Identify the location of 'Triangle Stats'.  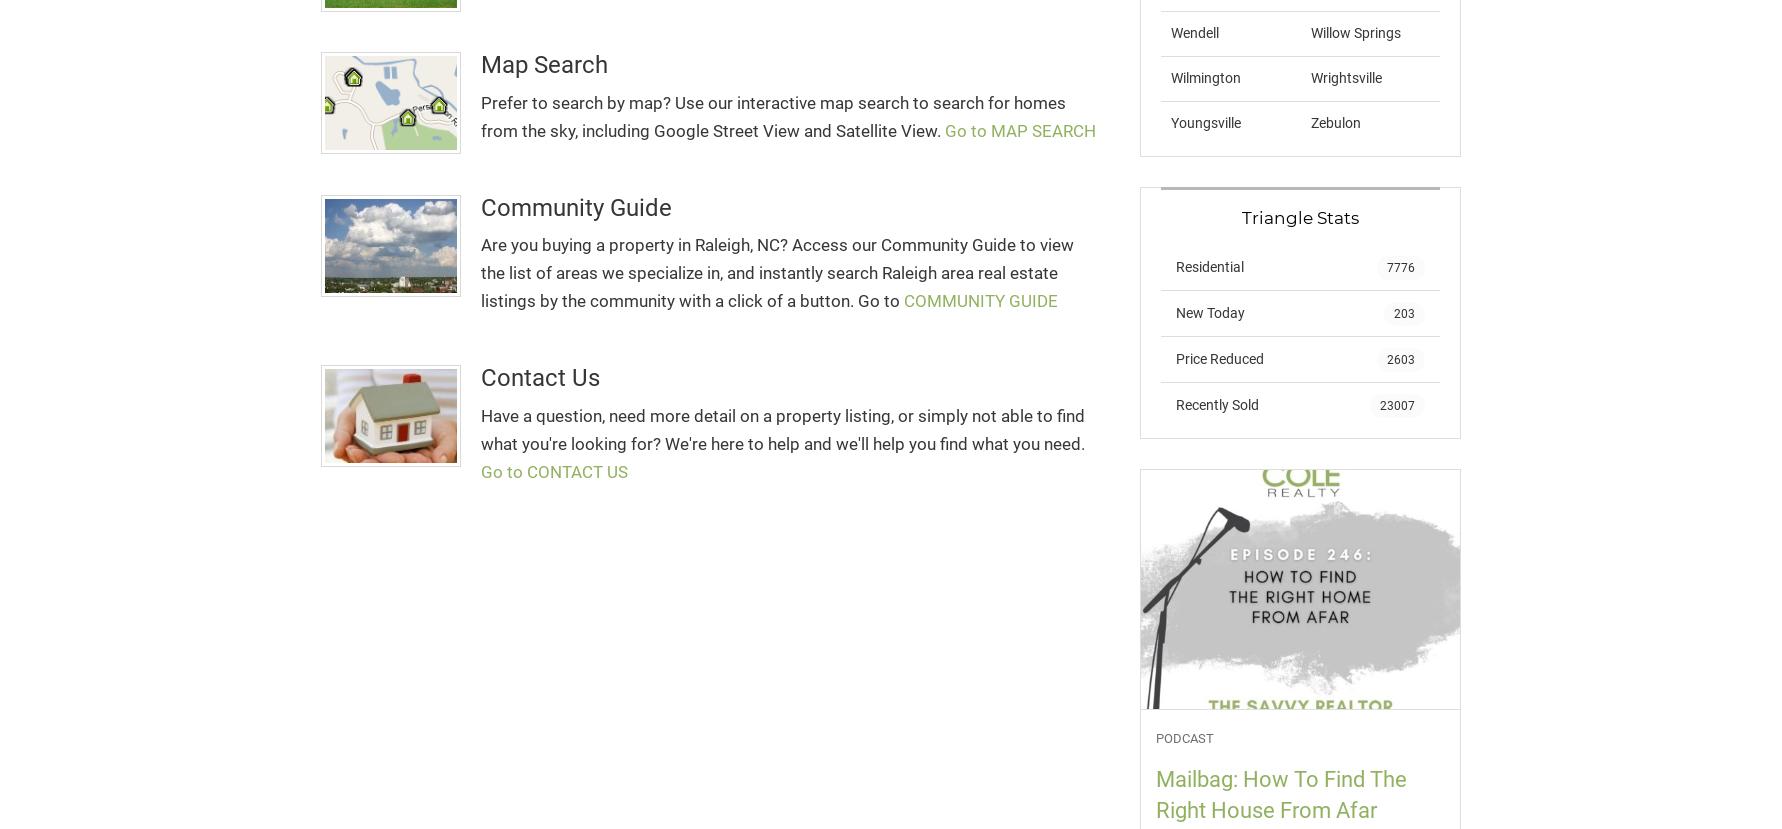
(1300, 216).